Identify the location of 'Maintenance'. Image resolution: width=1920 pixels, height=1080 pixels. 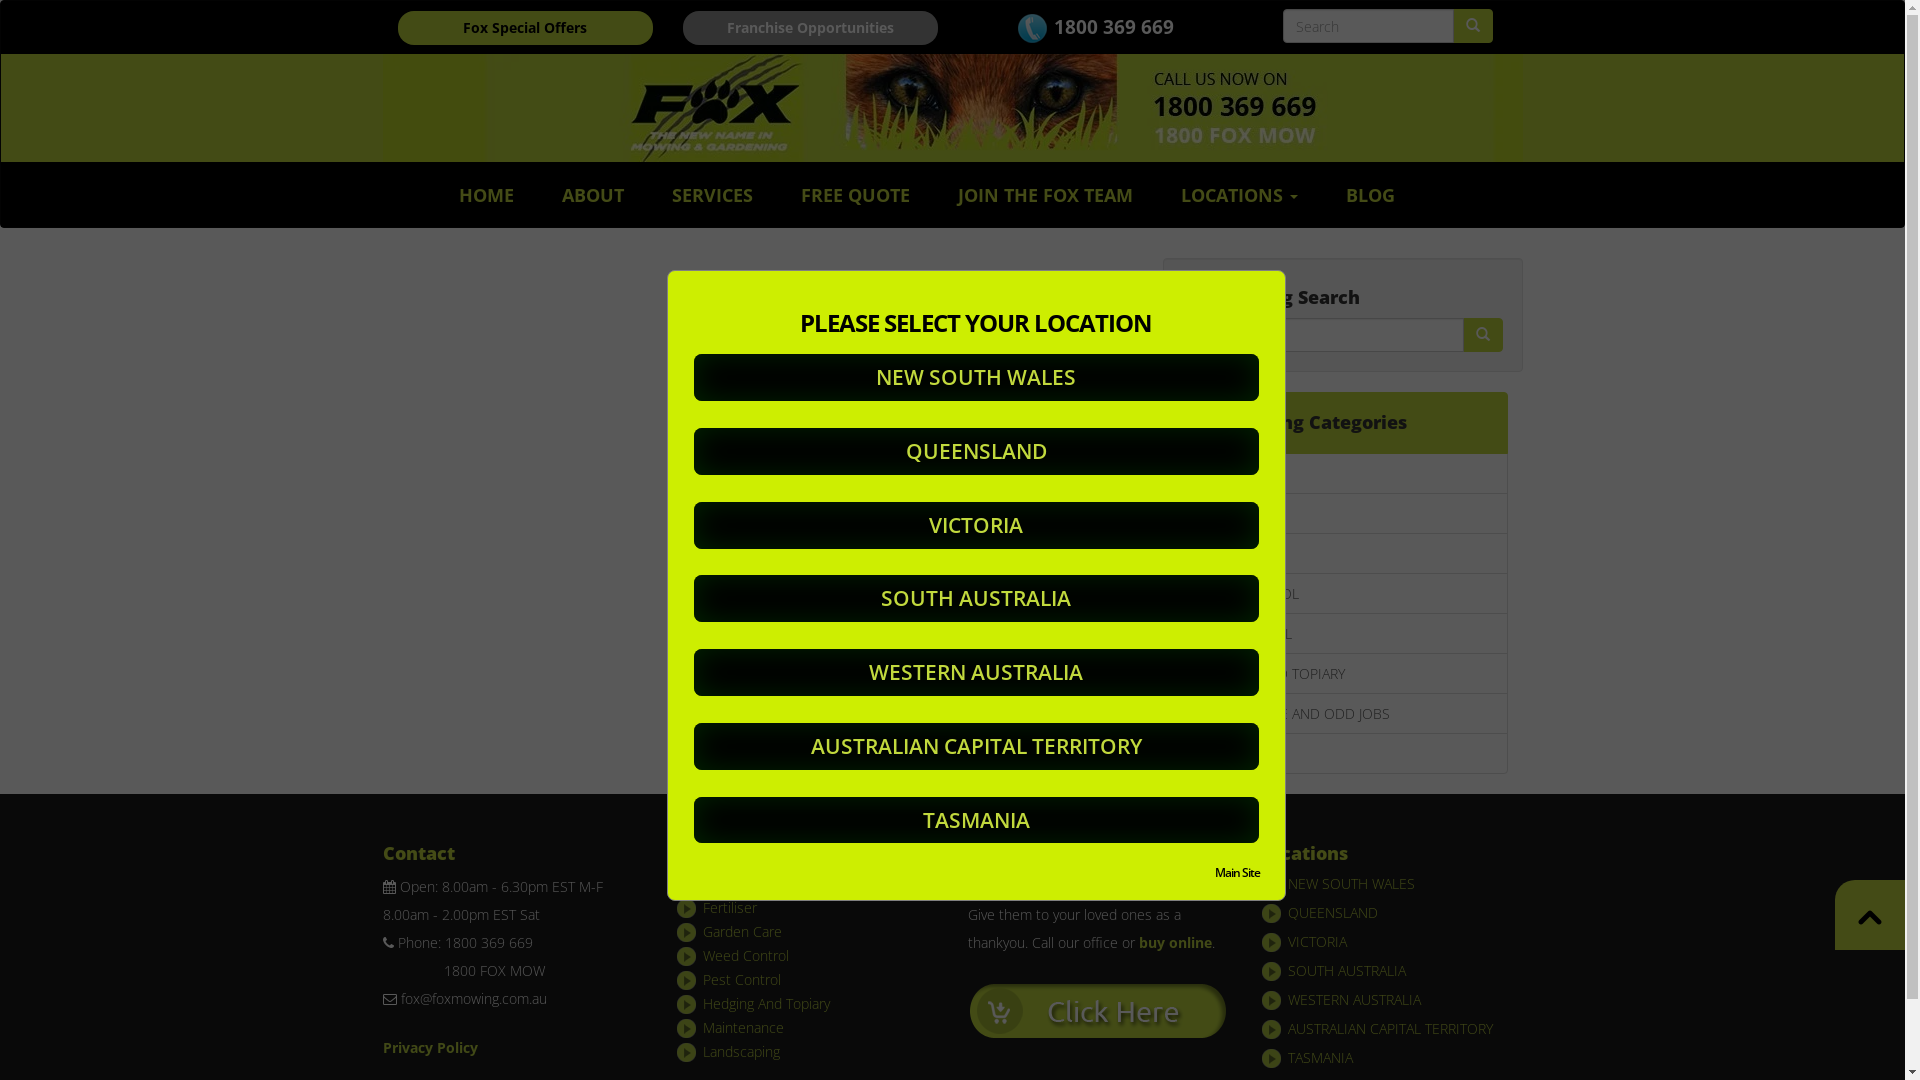
(702, 1027).